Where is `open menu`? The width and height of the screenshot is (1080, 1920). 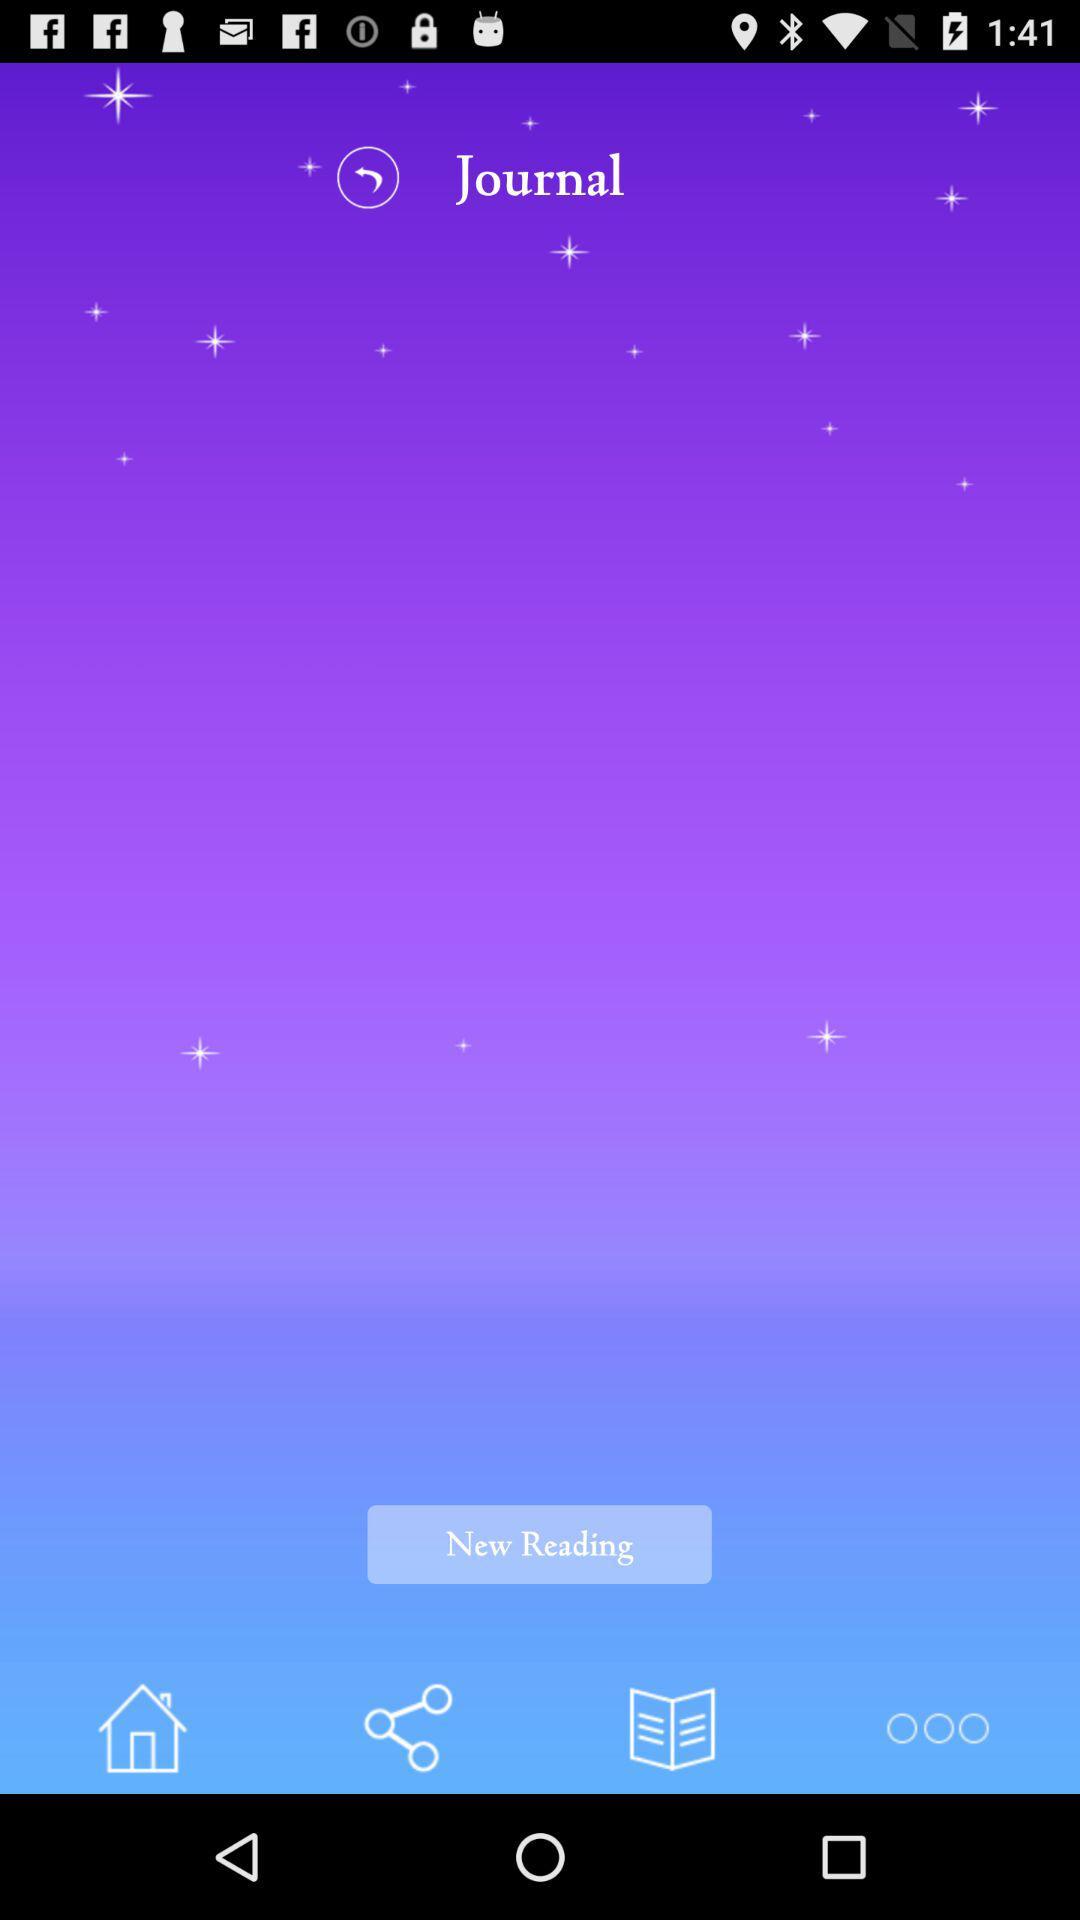 open menu is located at coordinates (937, 1727).